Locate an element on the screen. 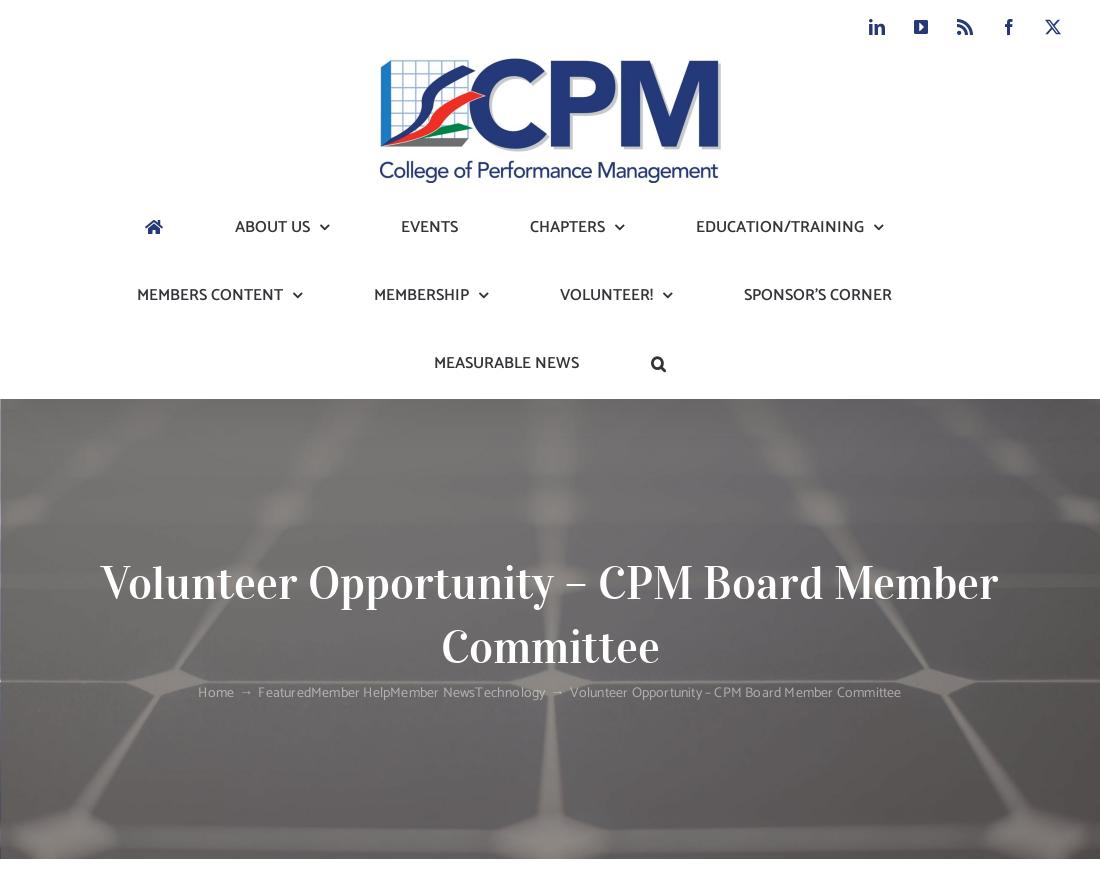  'Our Mission' is located at coordinates (254, 295).